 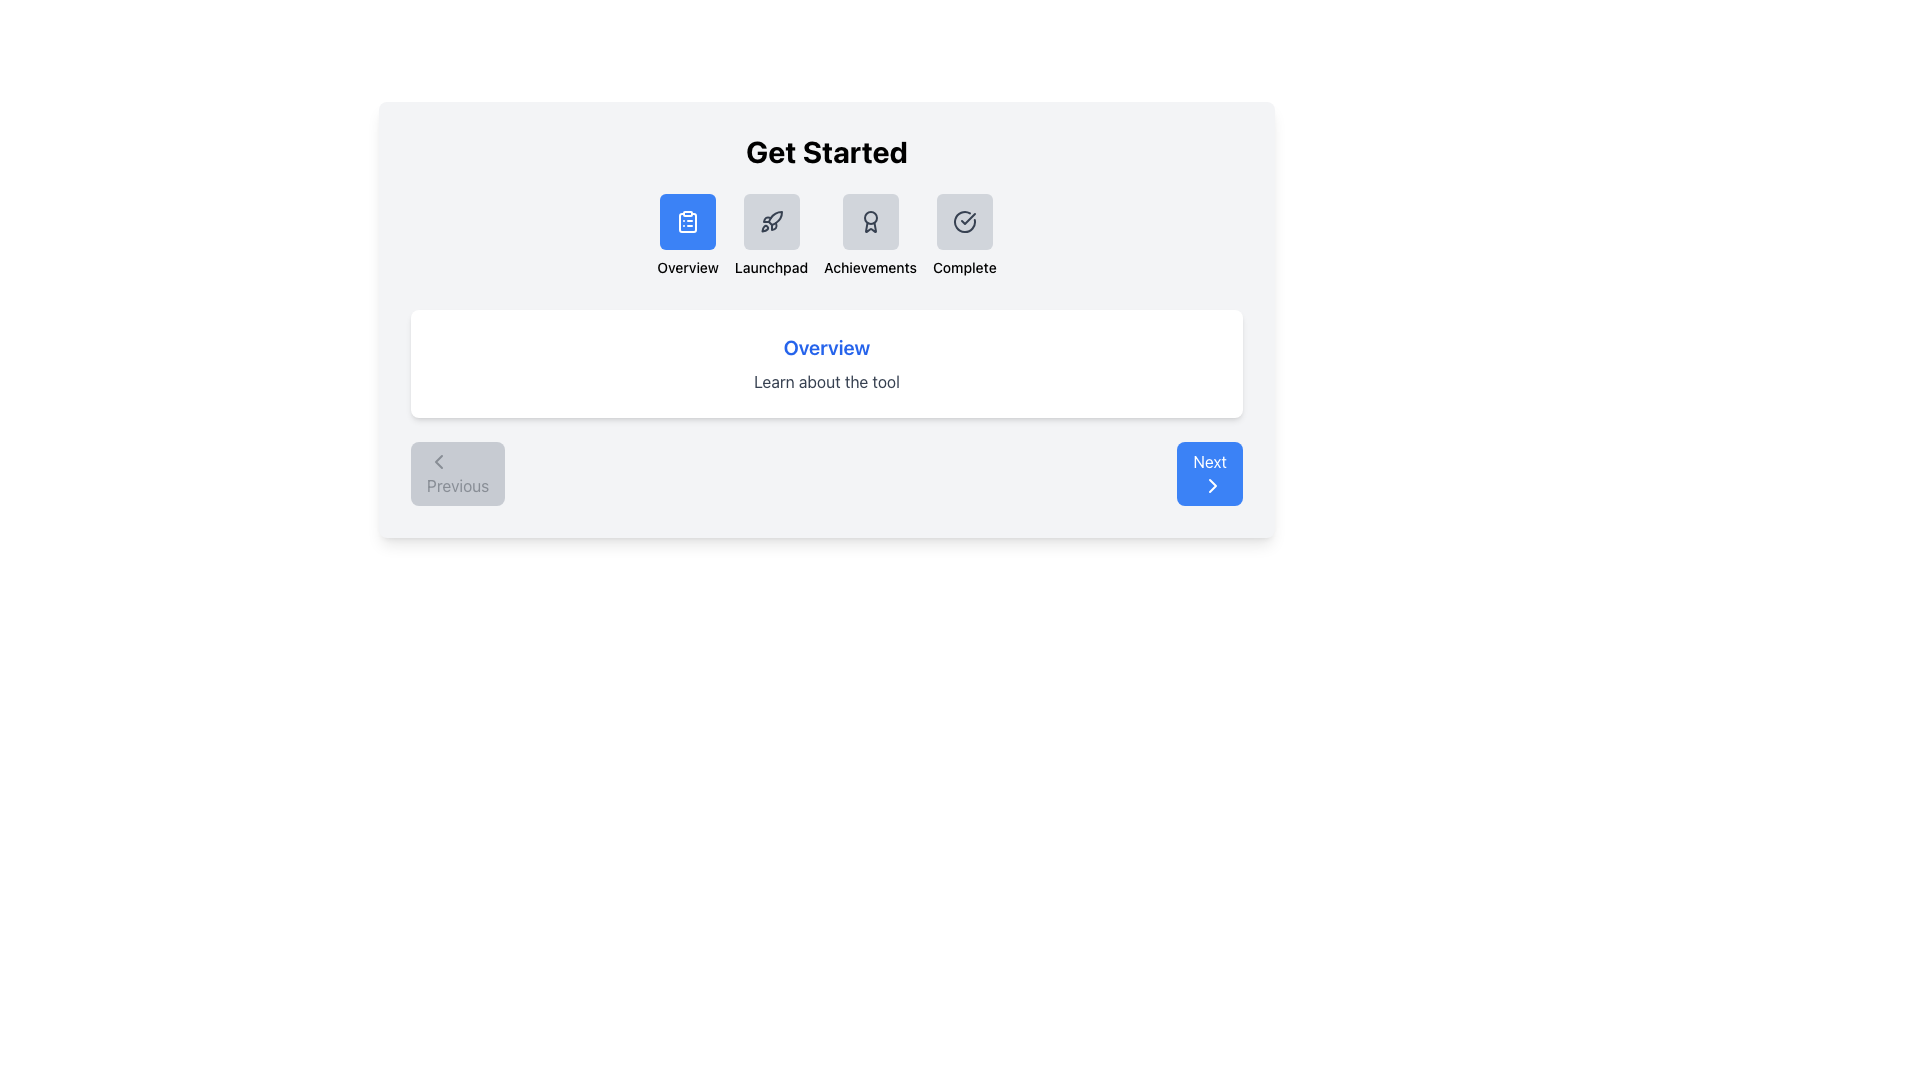 What do you see at coordinates (964, 234) in the screenshot?
I see `the 'Complete' button, which features a circle with a checkmark icon and the label 'Complete' below it` at bounding box center [964, 234].